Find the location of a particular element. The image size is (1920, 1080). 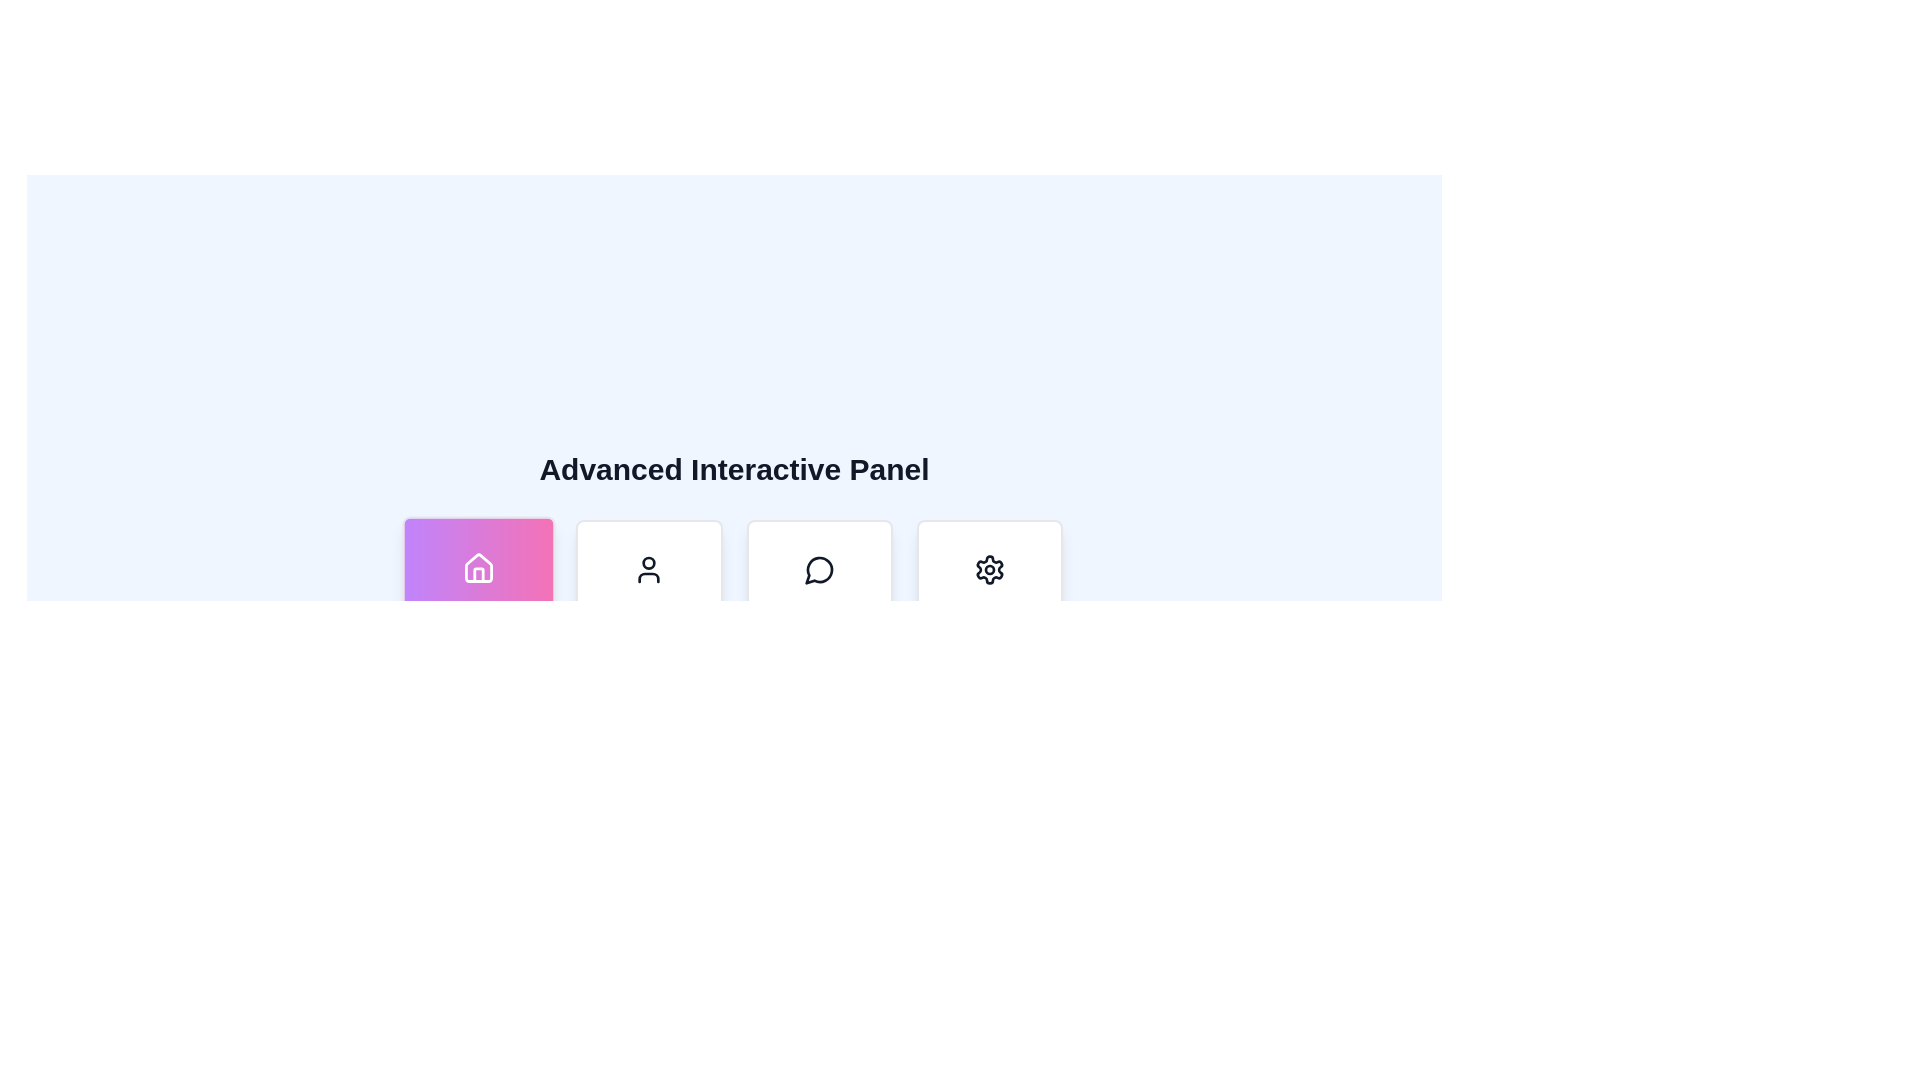

the 'Profile' button, which is the second item in a horizontally aligned group of cards, located to the right of the 'Dashboard' card and to the left of the 'Messages' card is located at coordinates (649, 590).